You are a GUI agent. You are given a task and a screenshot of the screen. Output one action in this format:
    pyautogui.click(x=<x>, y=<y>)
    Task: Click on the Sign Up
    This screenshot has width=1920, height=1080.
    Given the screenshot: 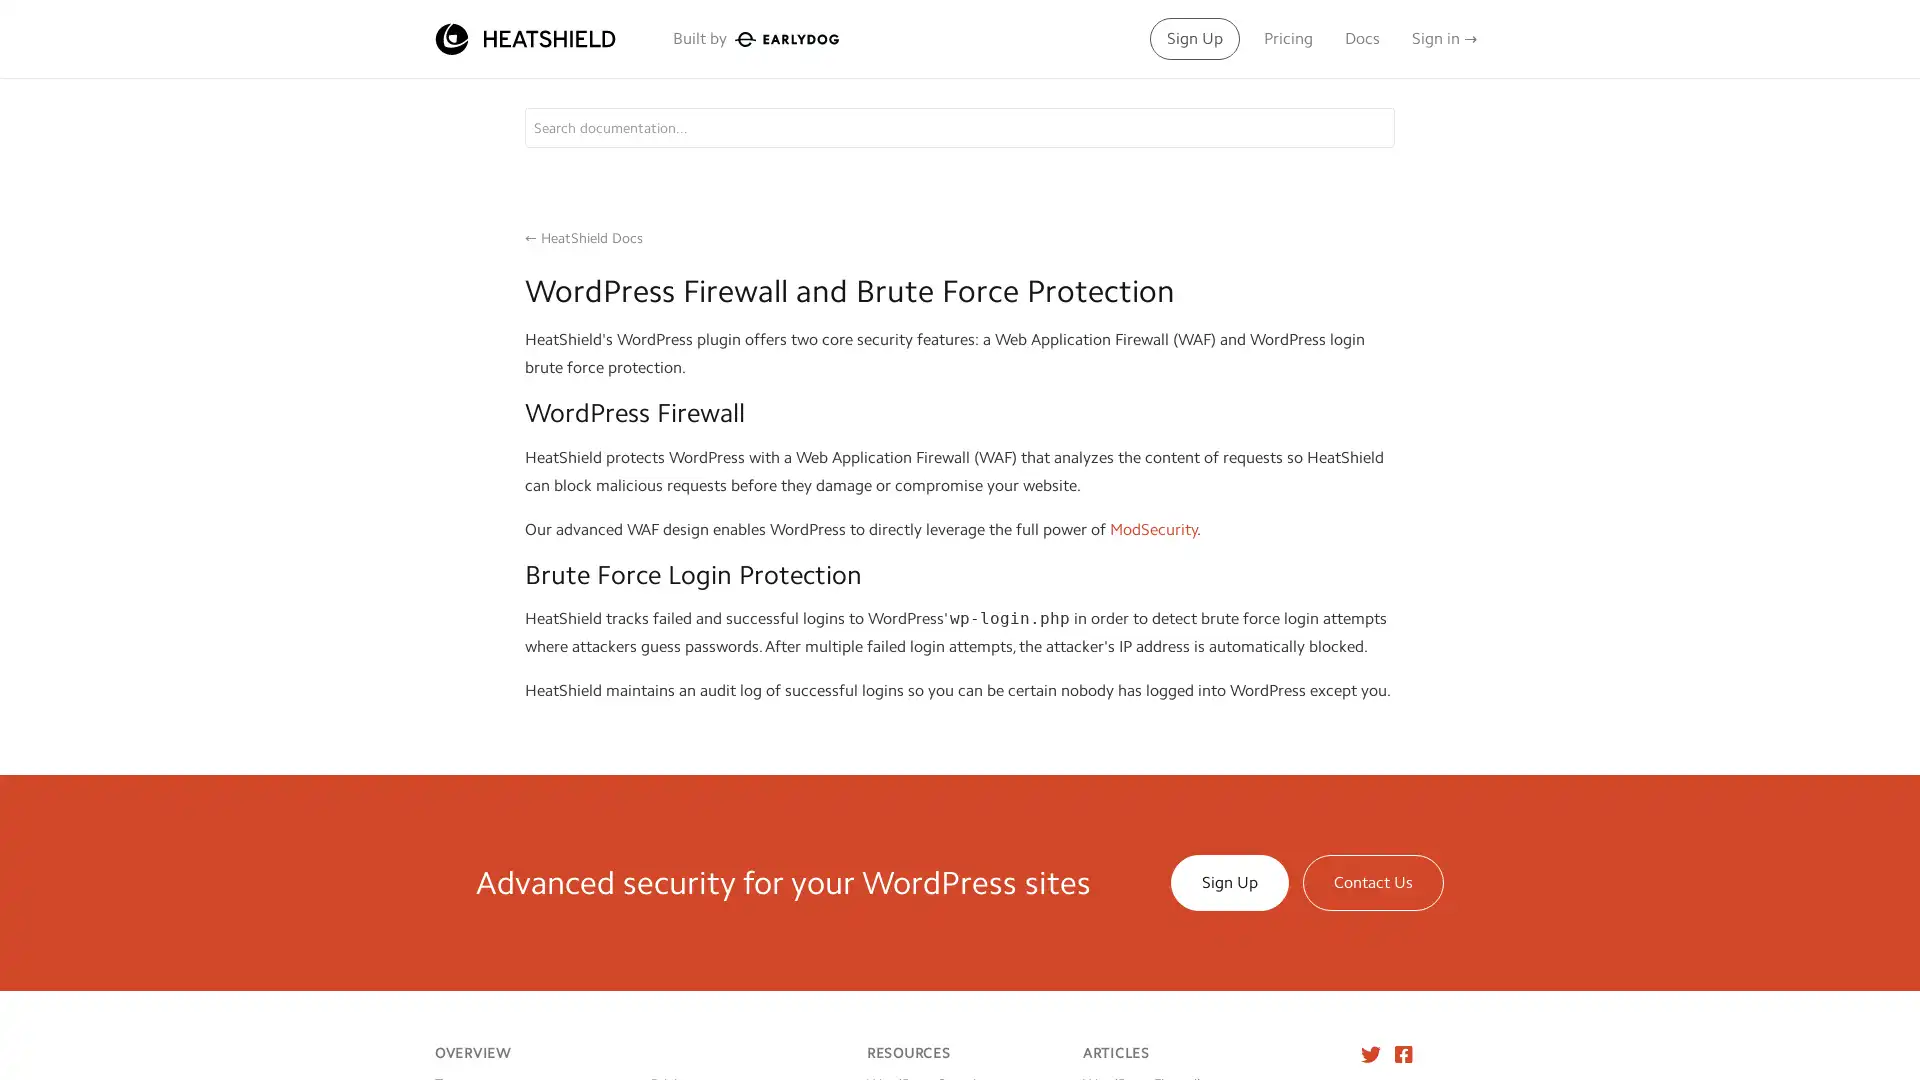 What is the action you would take?
    pyautogui.click(x=1195, y=38)
    